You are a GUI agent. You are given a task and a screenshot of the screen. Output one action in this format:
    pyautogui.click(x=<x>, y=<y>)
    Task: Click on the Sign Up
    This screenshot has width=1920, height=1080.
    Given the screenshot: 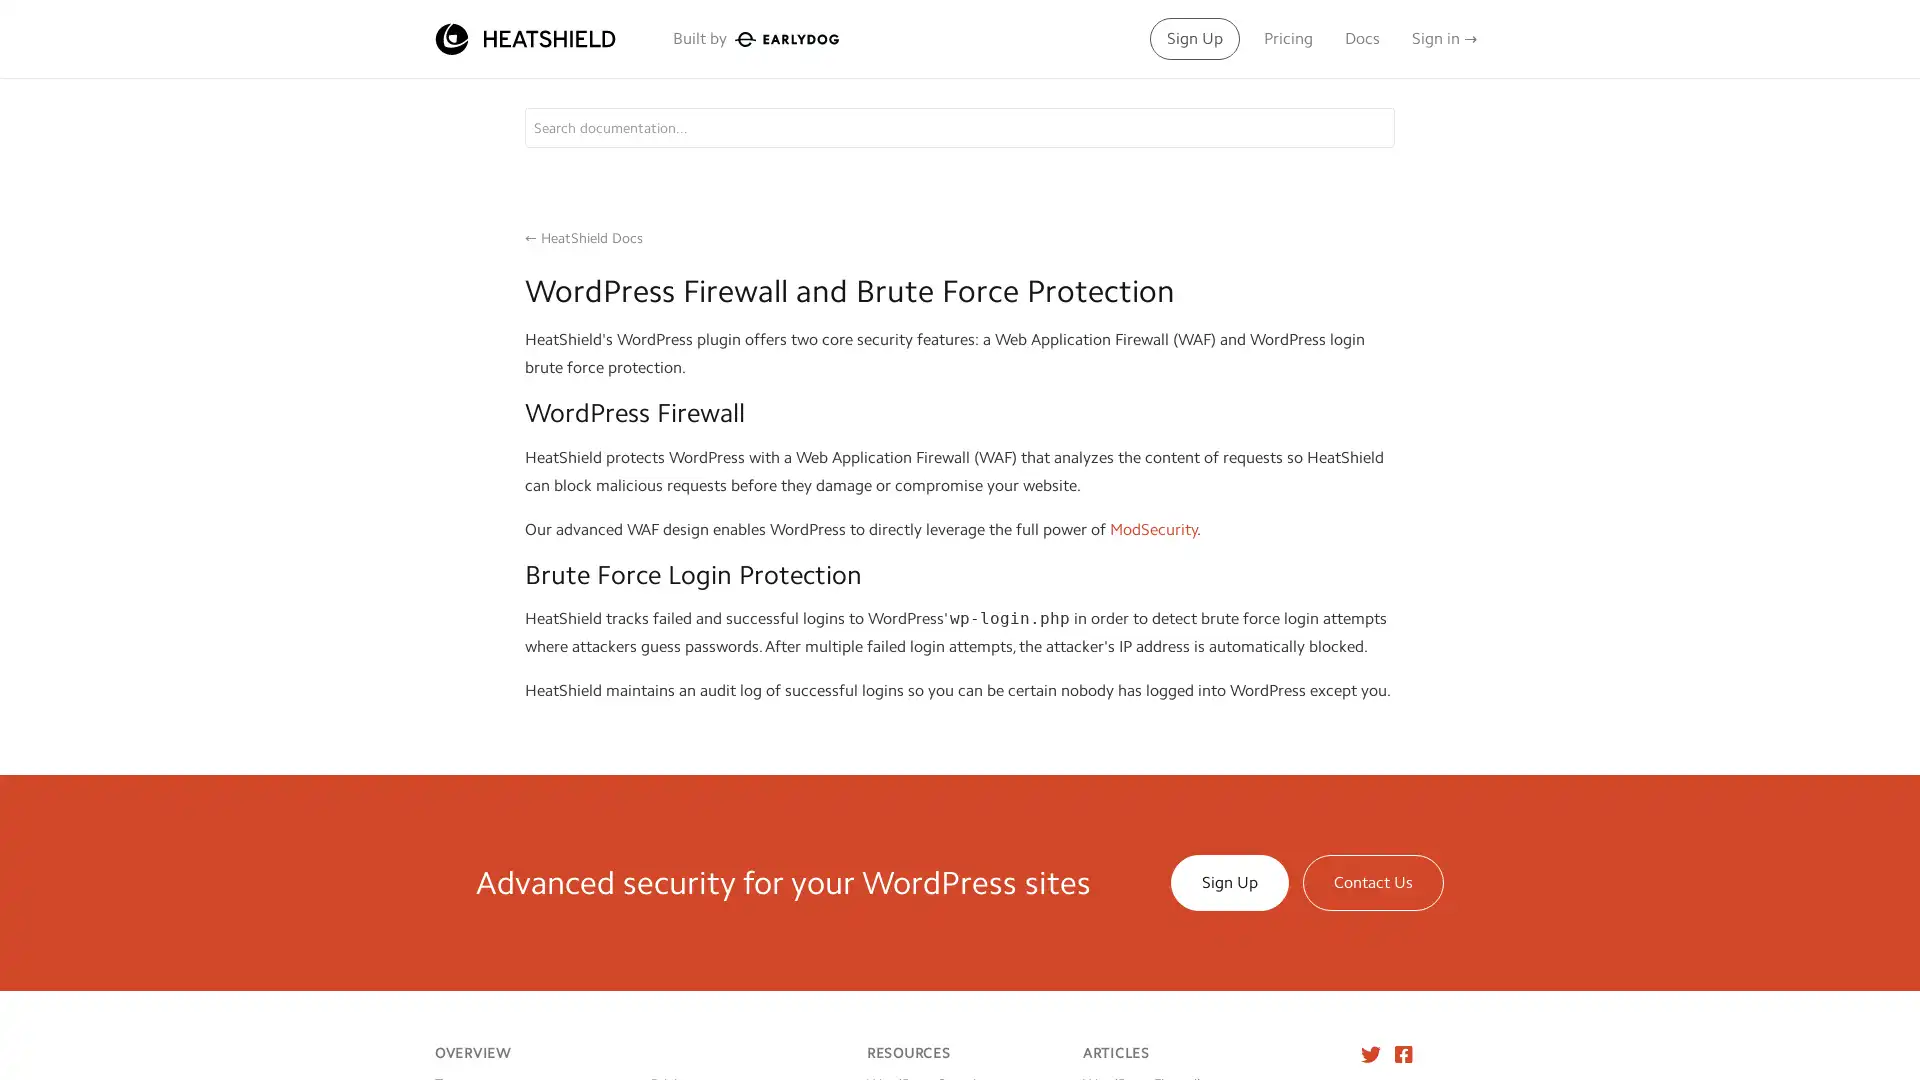 What is the action you would take?
    pyautogui.click(x=1195, y=38)
    